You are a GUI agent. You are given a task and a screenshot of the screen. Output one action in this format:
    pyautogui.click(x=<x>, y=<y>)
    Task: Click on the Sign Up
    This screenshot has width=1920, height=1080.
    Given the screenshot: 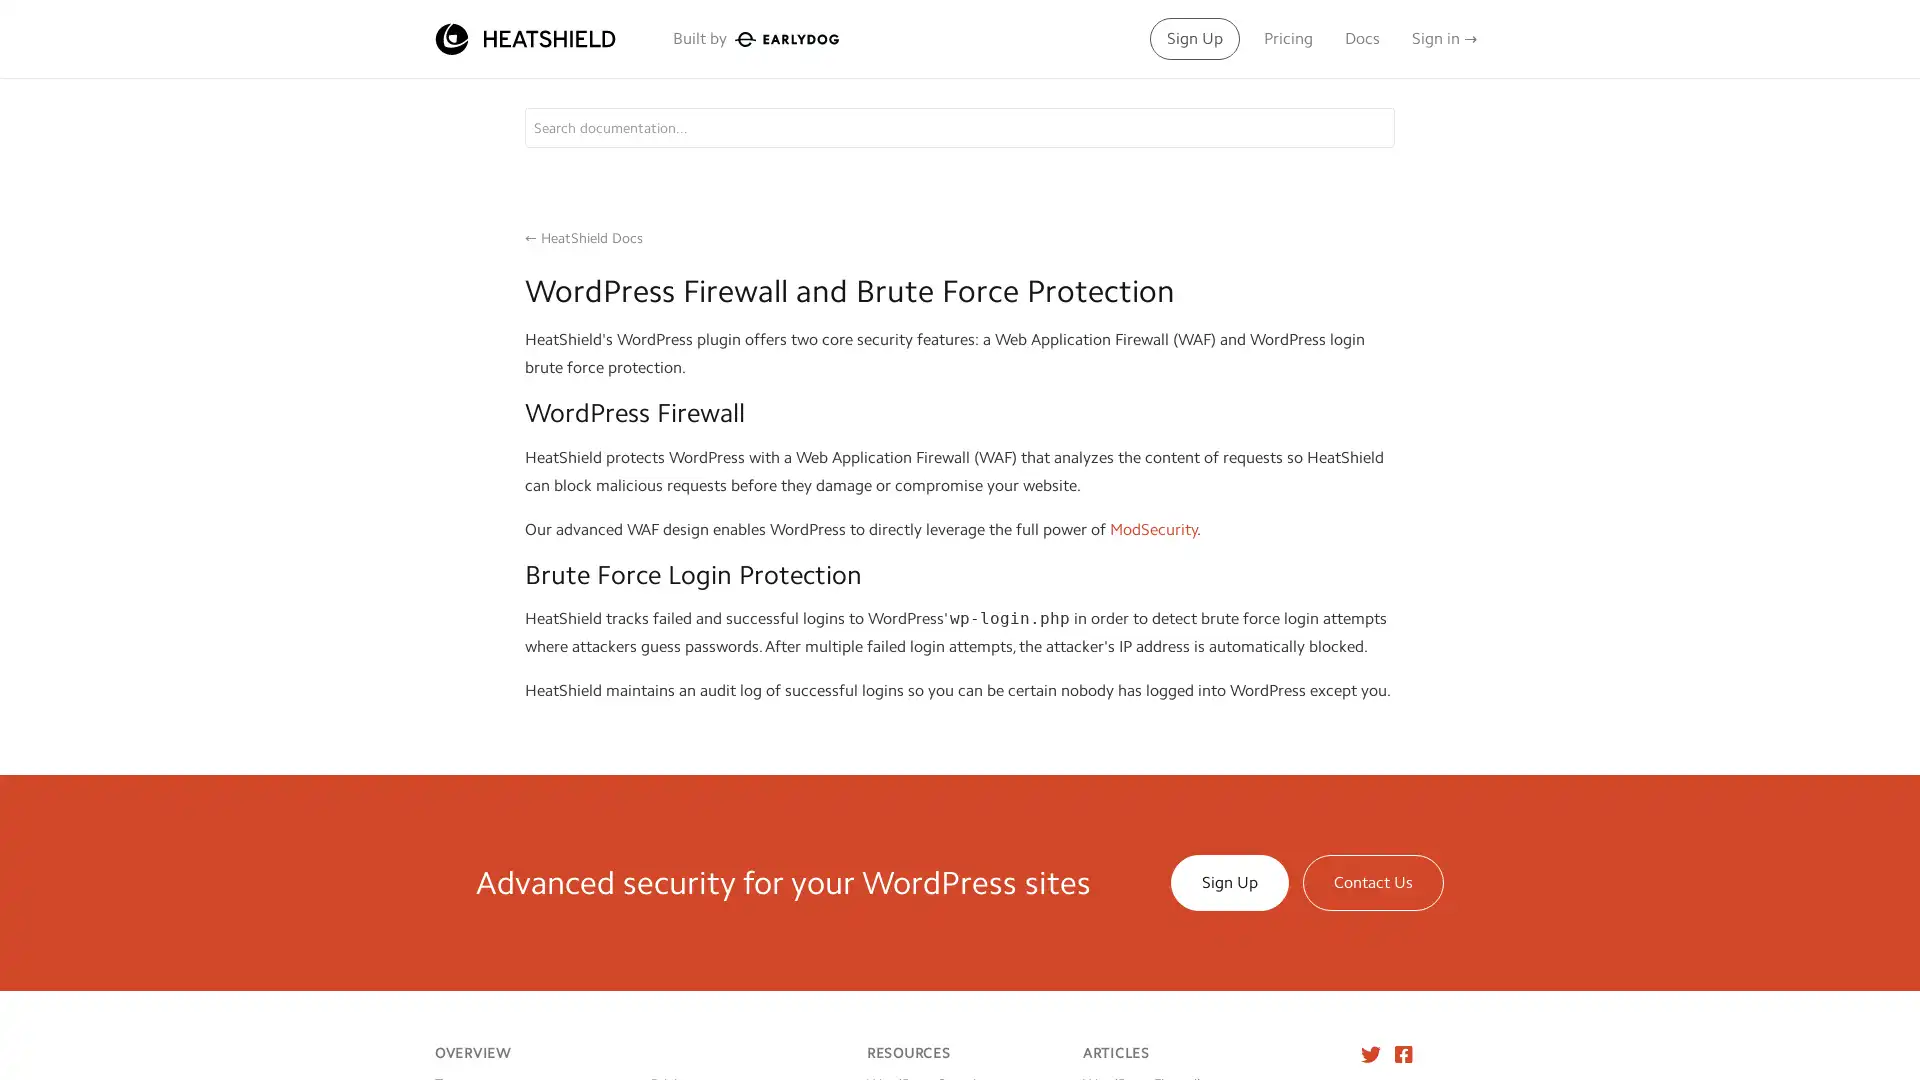 What is the action you would take?
    pyautogui.click(x=1195, y=38)
    